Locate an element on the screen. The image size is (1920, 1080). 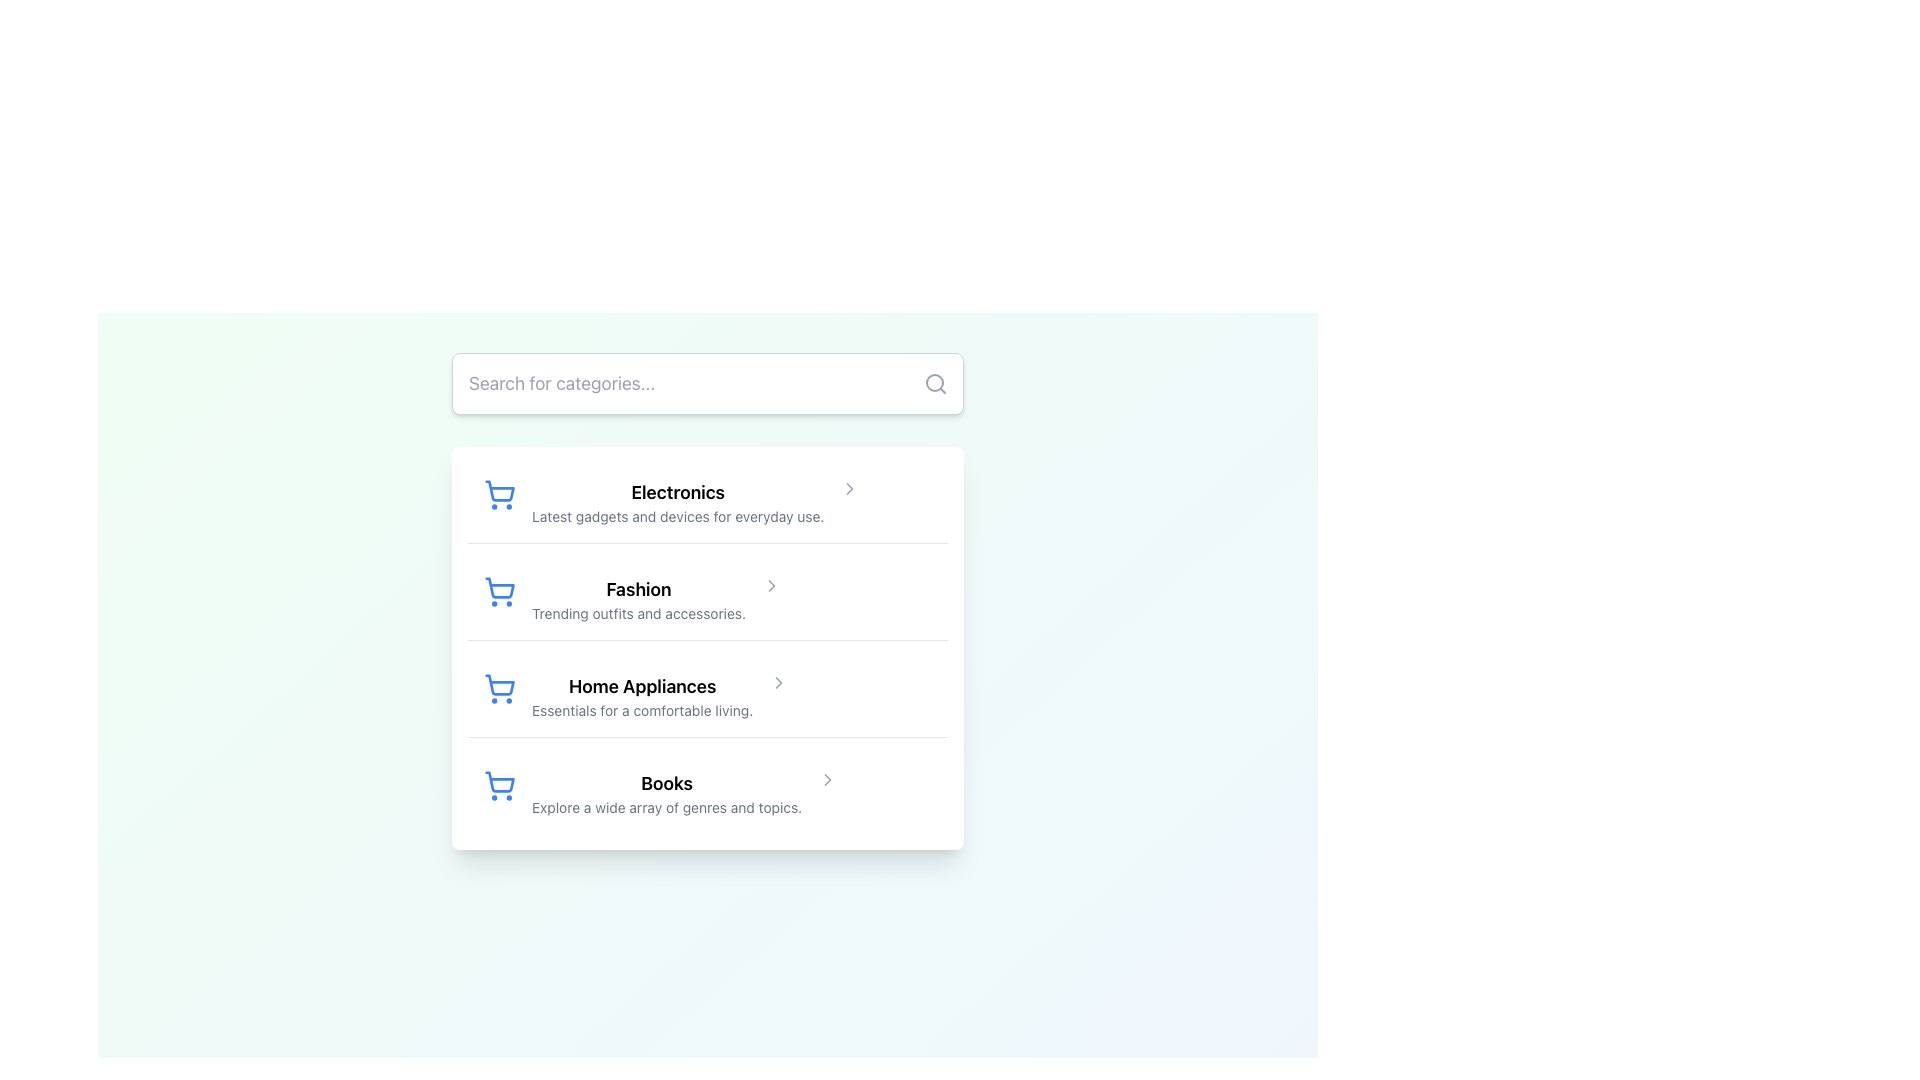
the clickable category text label for home appliances, which is the third element in a vertical list, positioned between 'Fashion' and 'Books' is located at coordinates (642, 696).